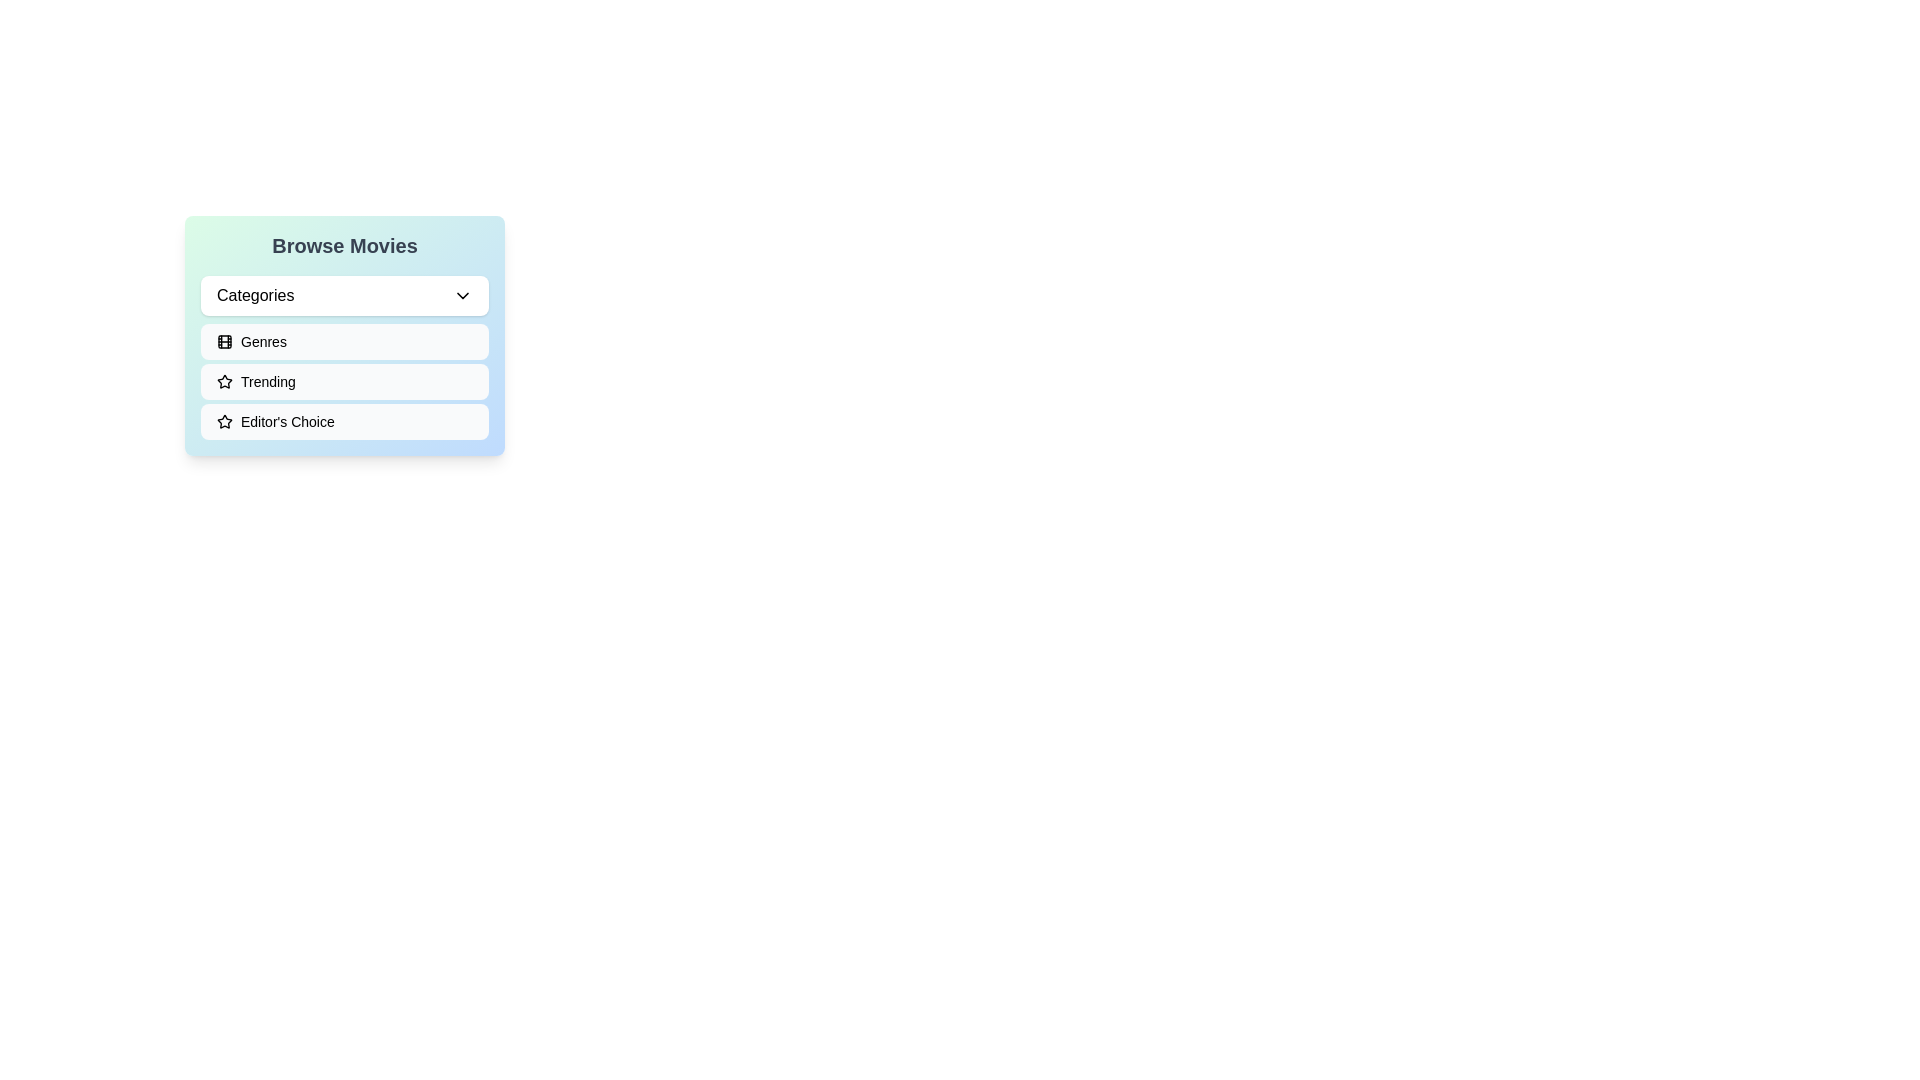 This screenshot has height=1080, width=1920. What do you see at coordinates (345, 381) in the screenshot?
I see `the 'Trending' button, which is a horizontal button with a light background and rounded edges, located in the vertical menu list beneath the 'Categories' dropdown, positioned between 'Genres' and 'Editor's Choice'` at bounding box center [345, 381].